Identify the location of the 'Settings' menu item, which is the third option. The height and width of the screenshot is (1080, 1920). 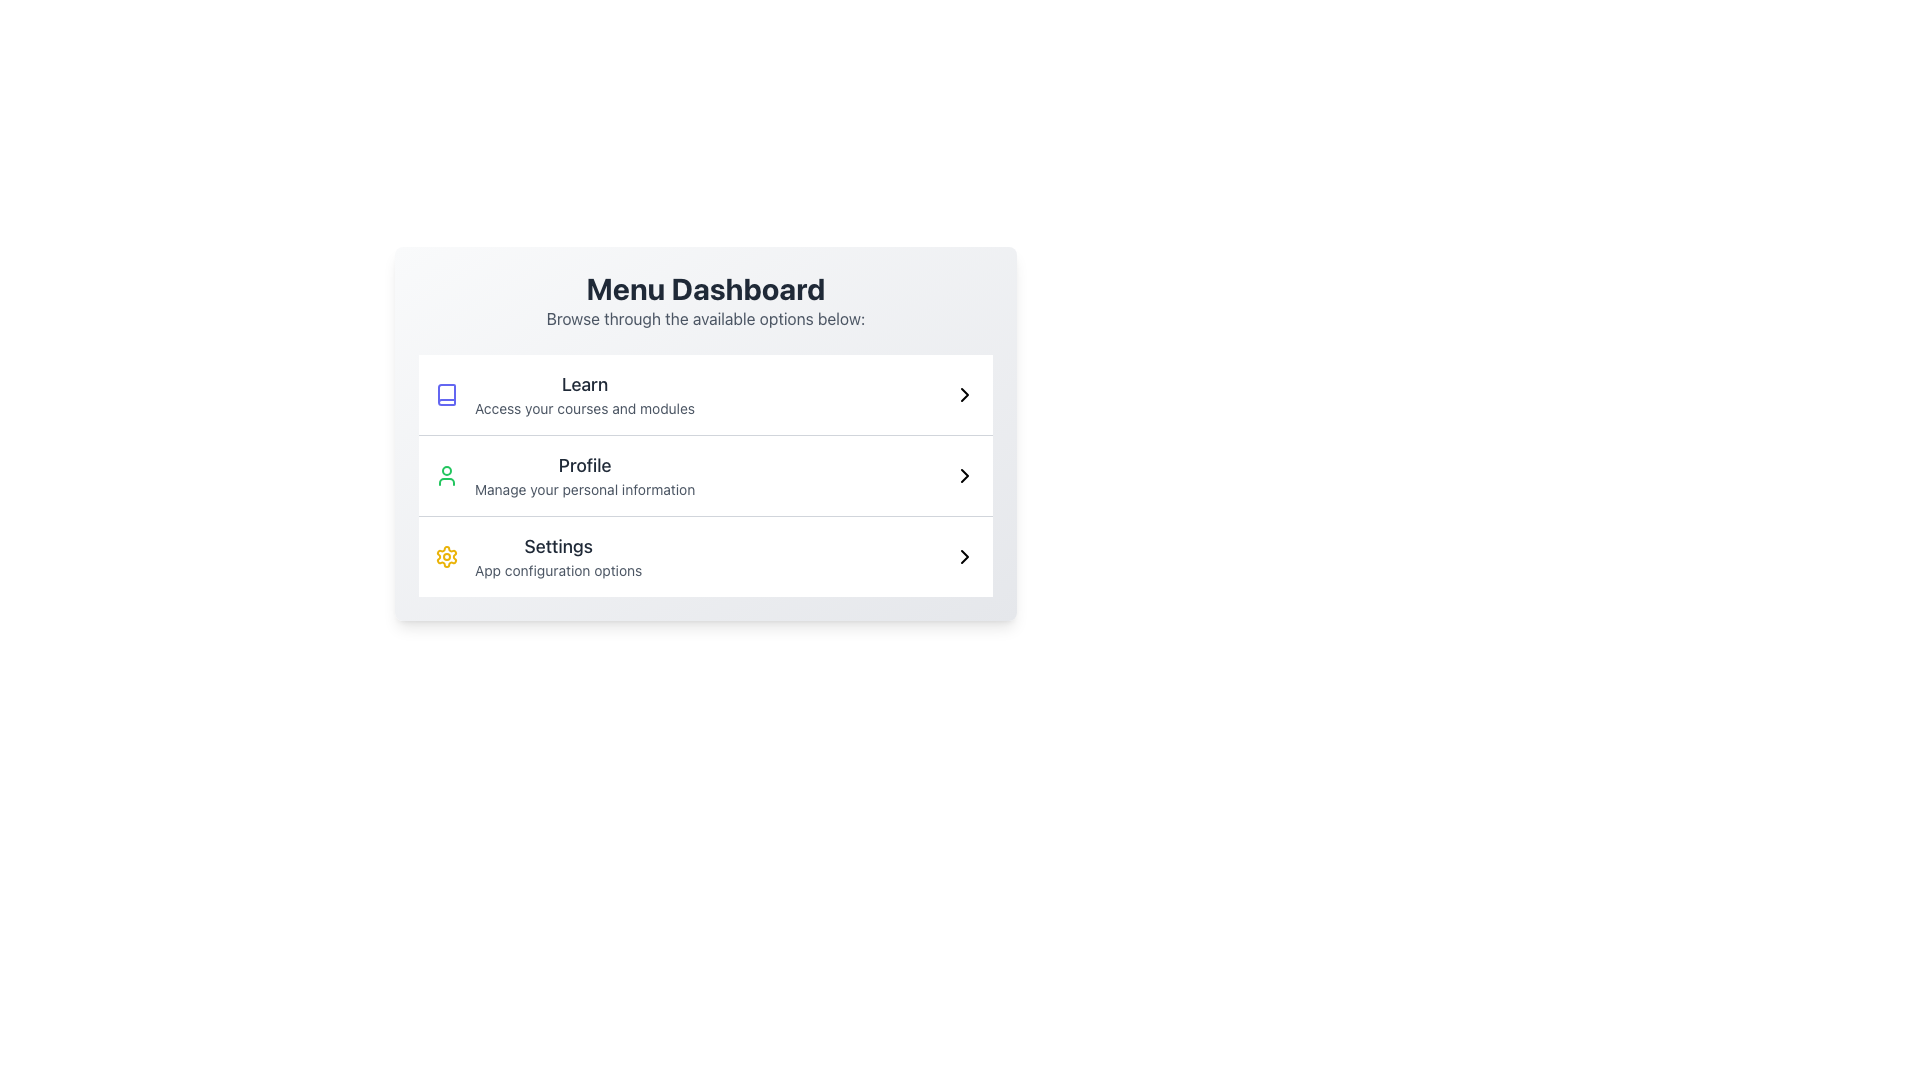
(538, 556).